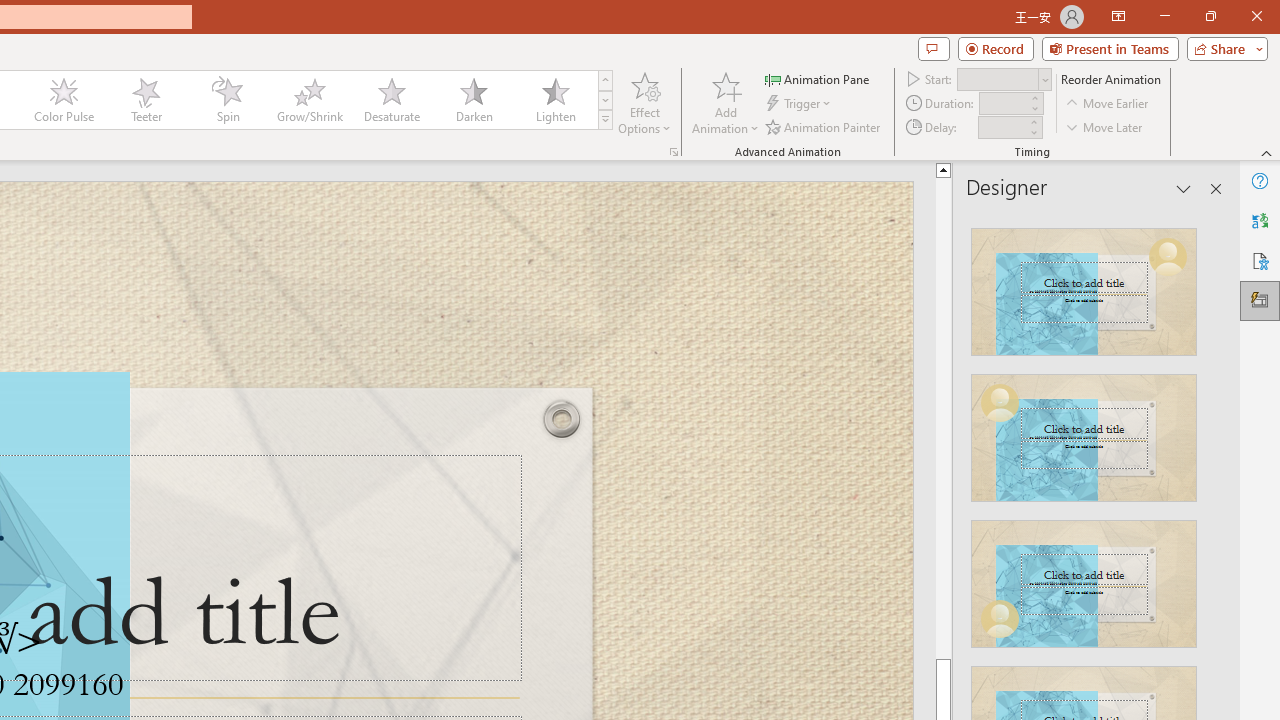 The width and height of the screenshot is (1280, 720). I want to click on 'Animation Delay', so click(1002, 127).